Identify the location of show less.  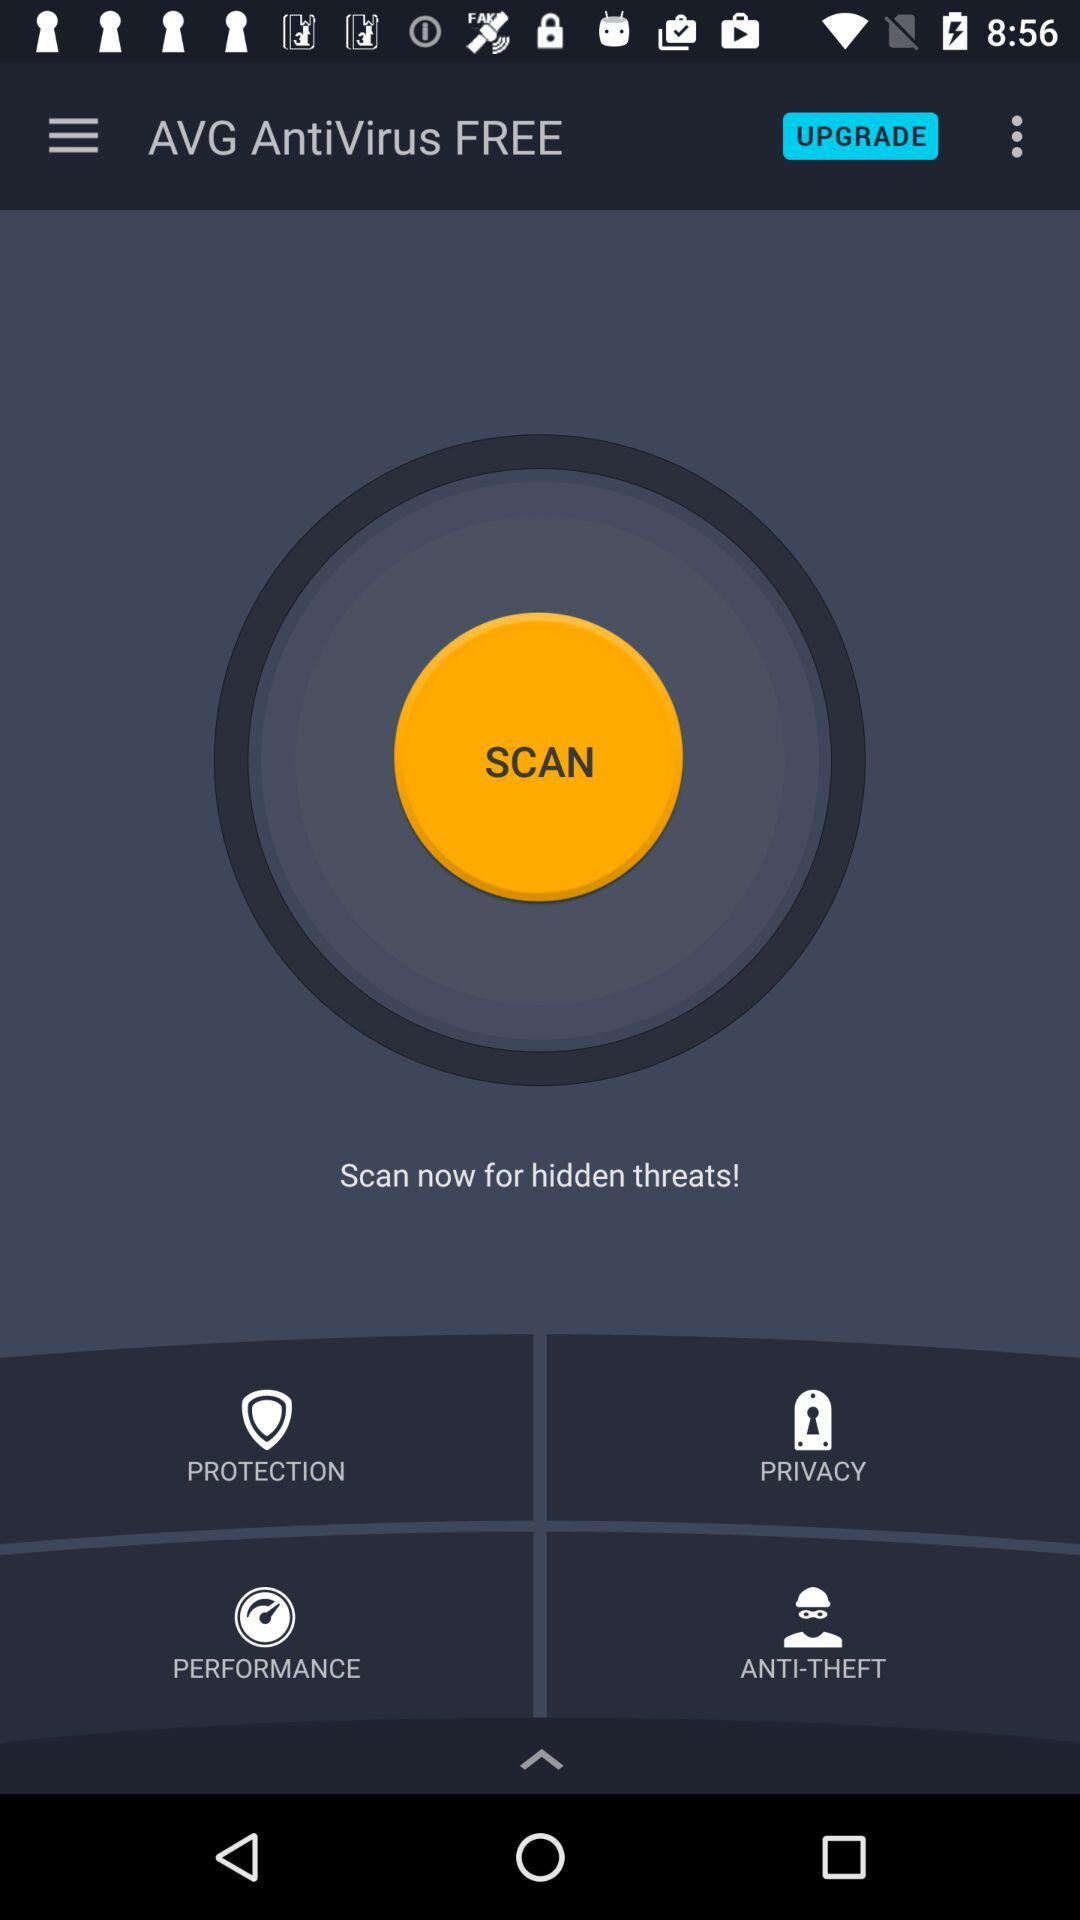
(540, 1753).